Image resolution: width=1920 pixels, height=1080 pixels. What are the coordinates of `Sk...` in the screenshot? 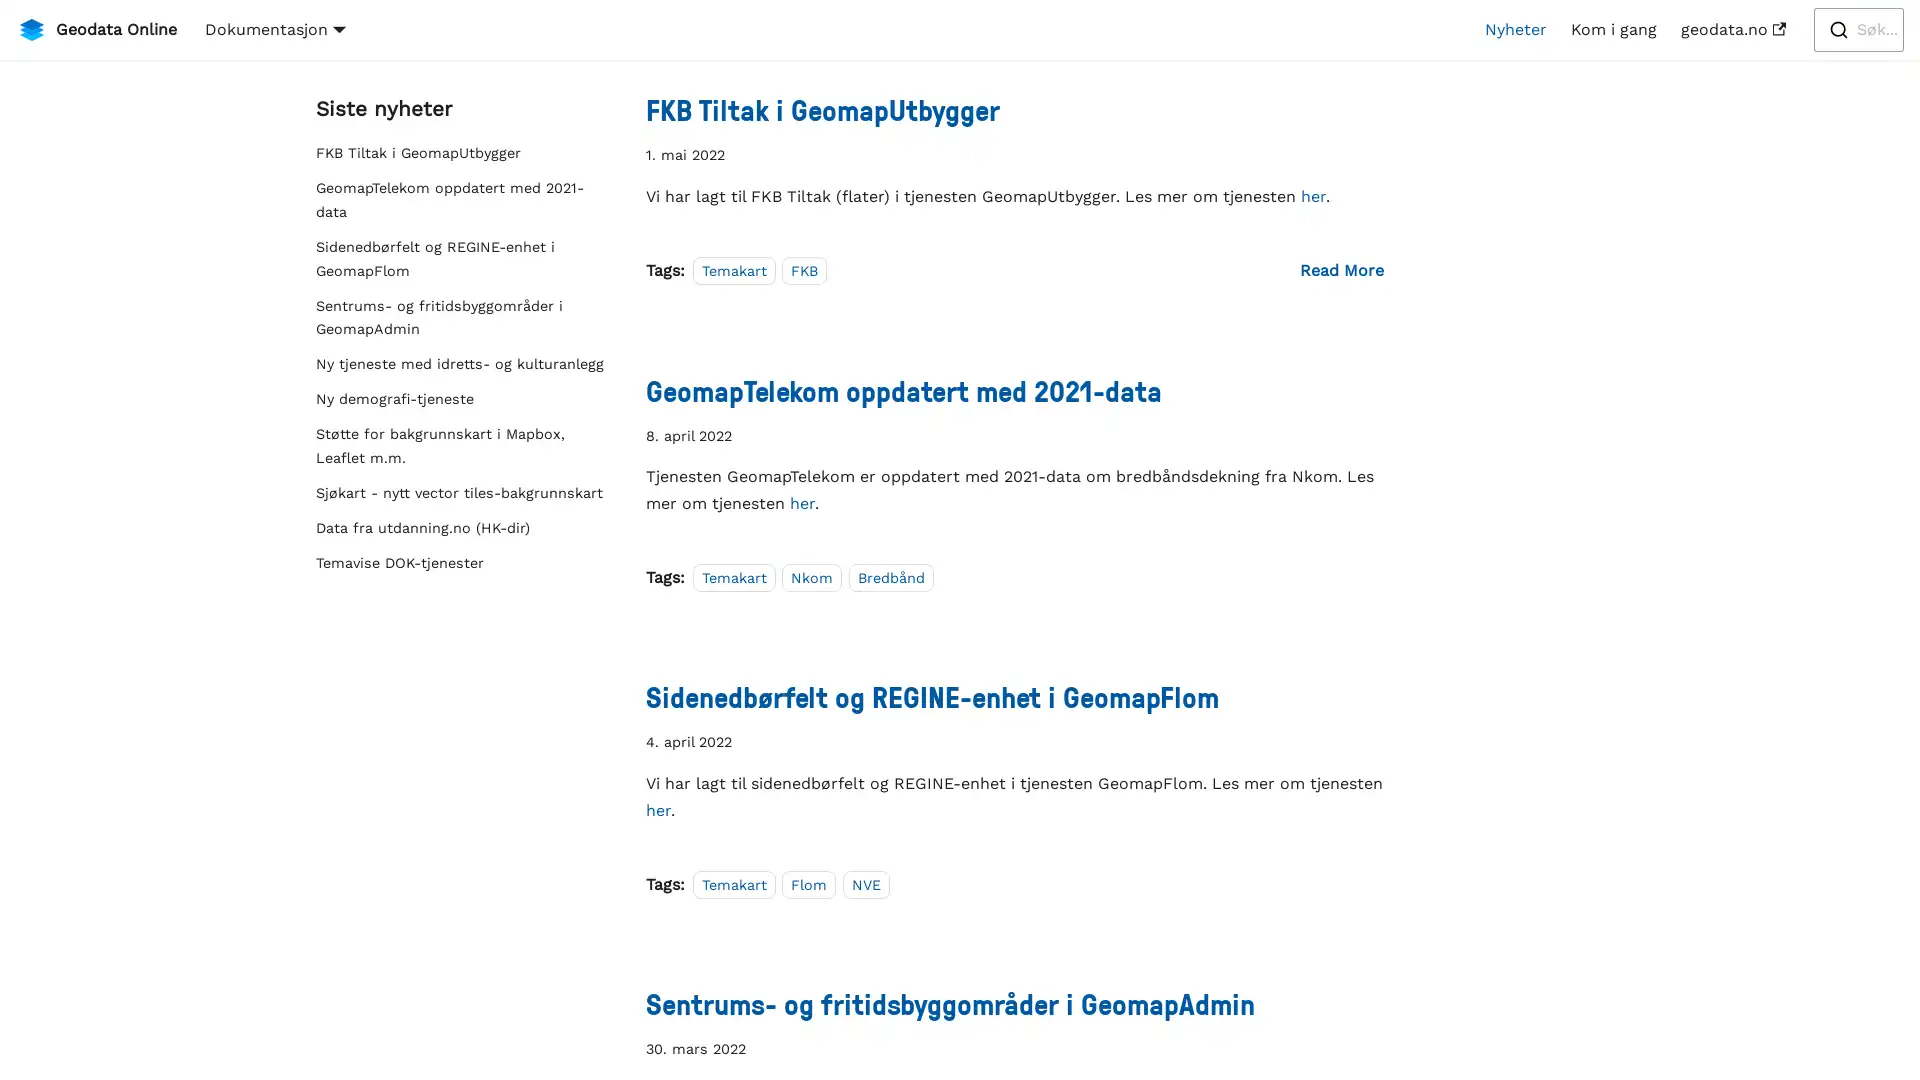 It's located at (1857, 30).